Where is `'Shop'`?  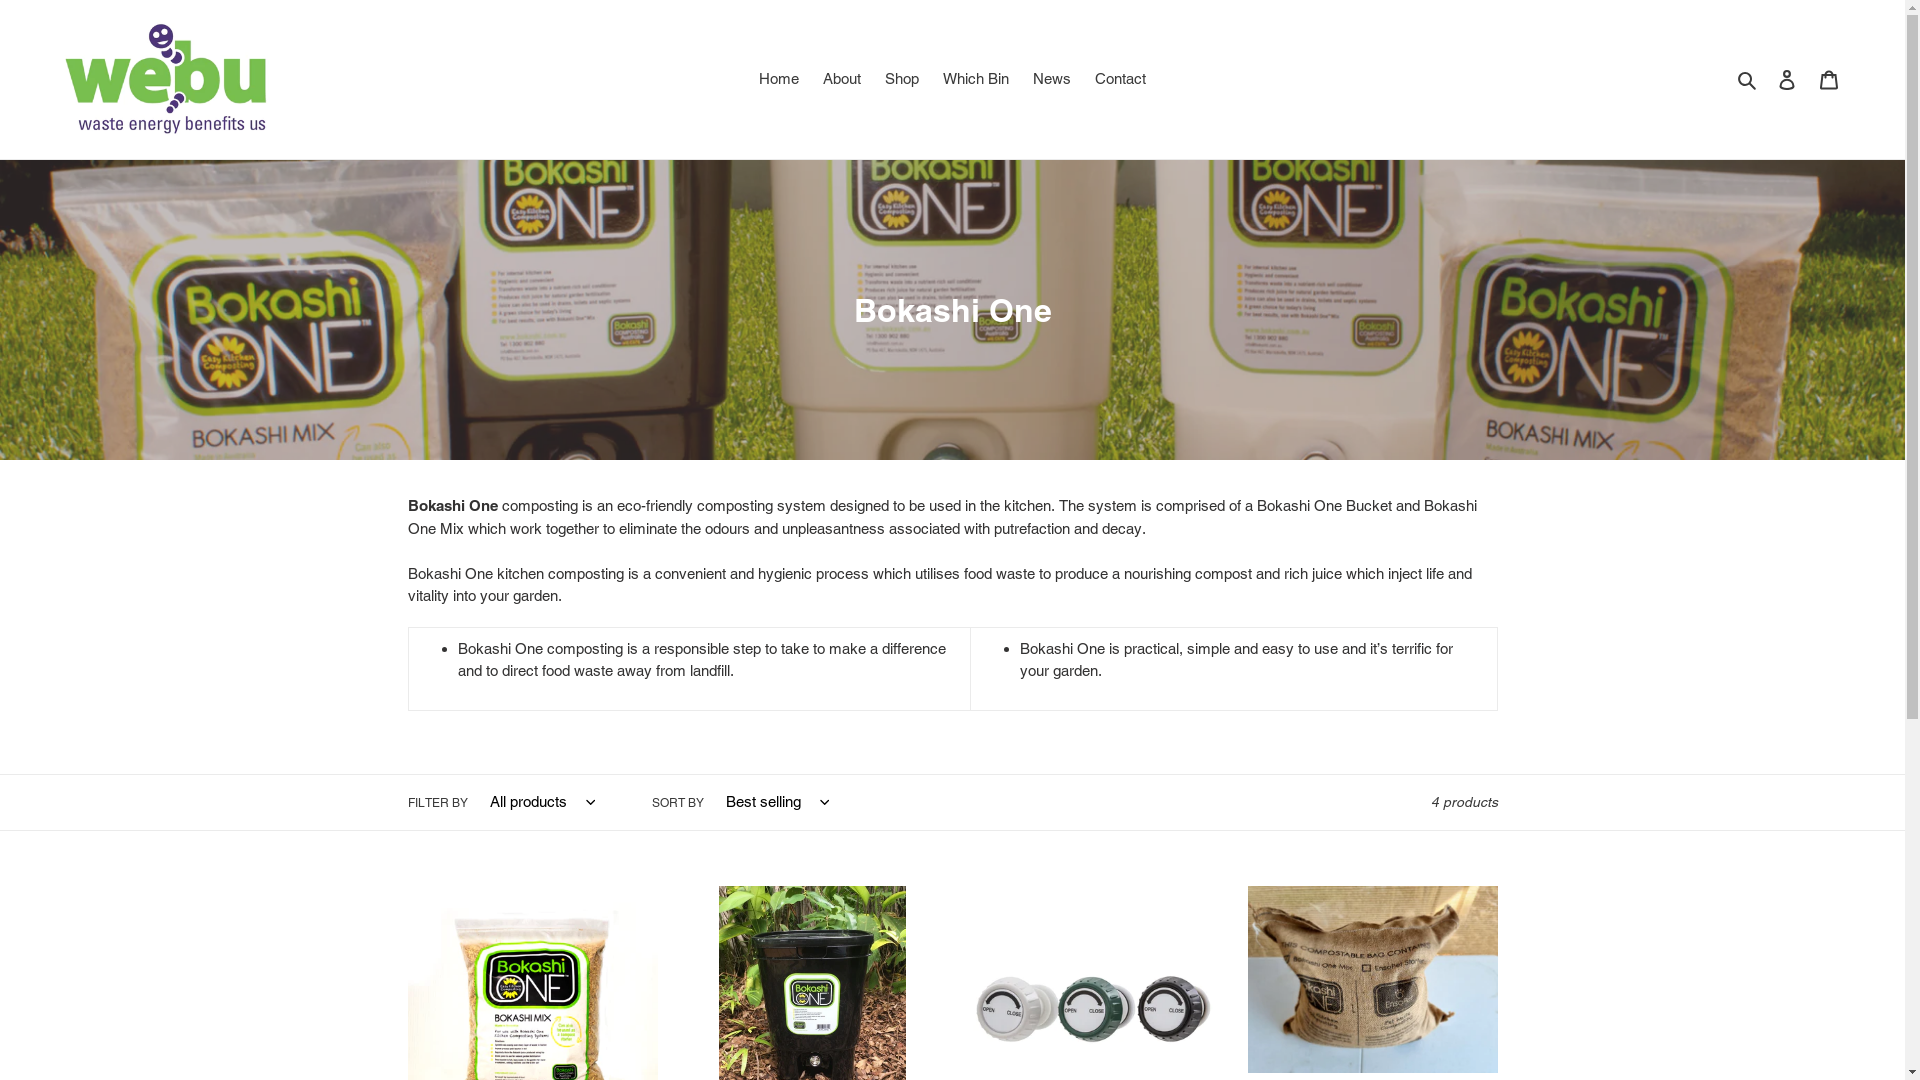
'Shop' is located at coordinates (874, 78).